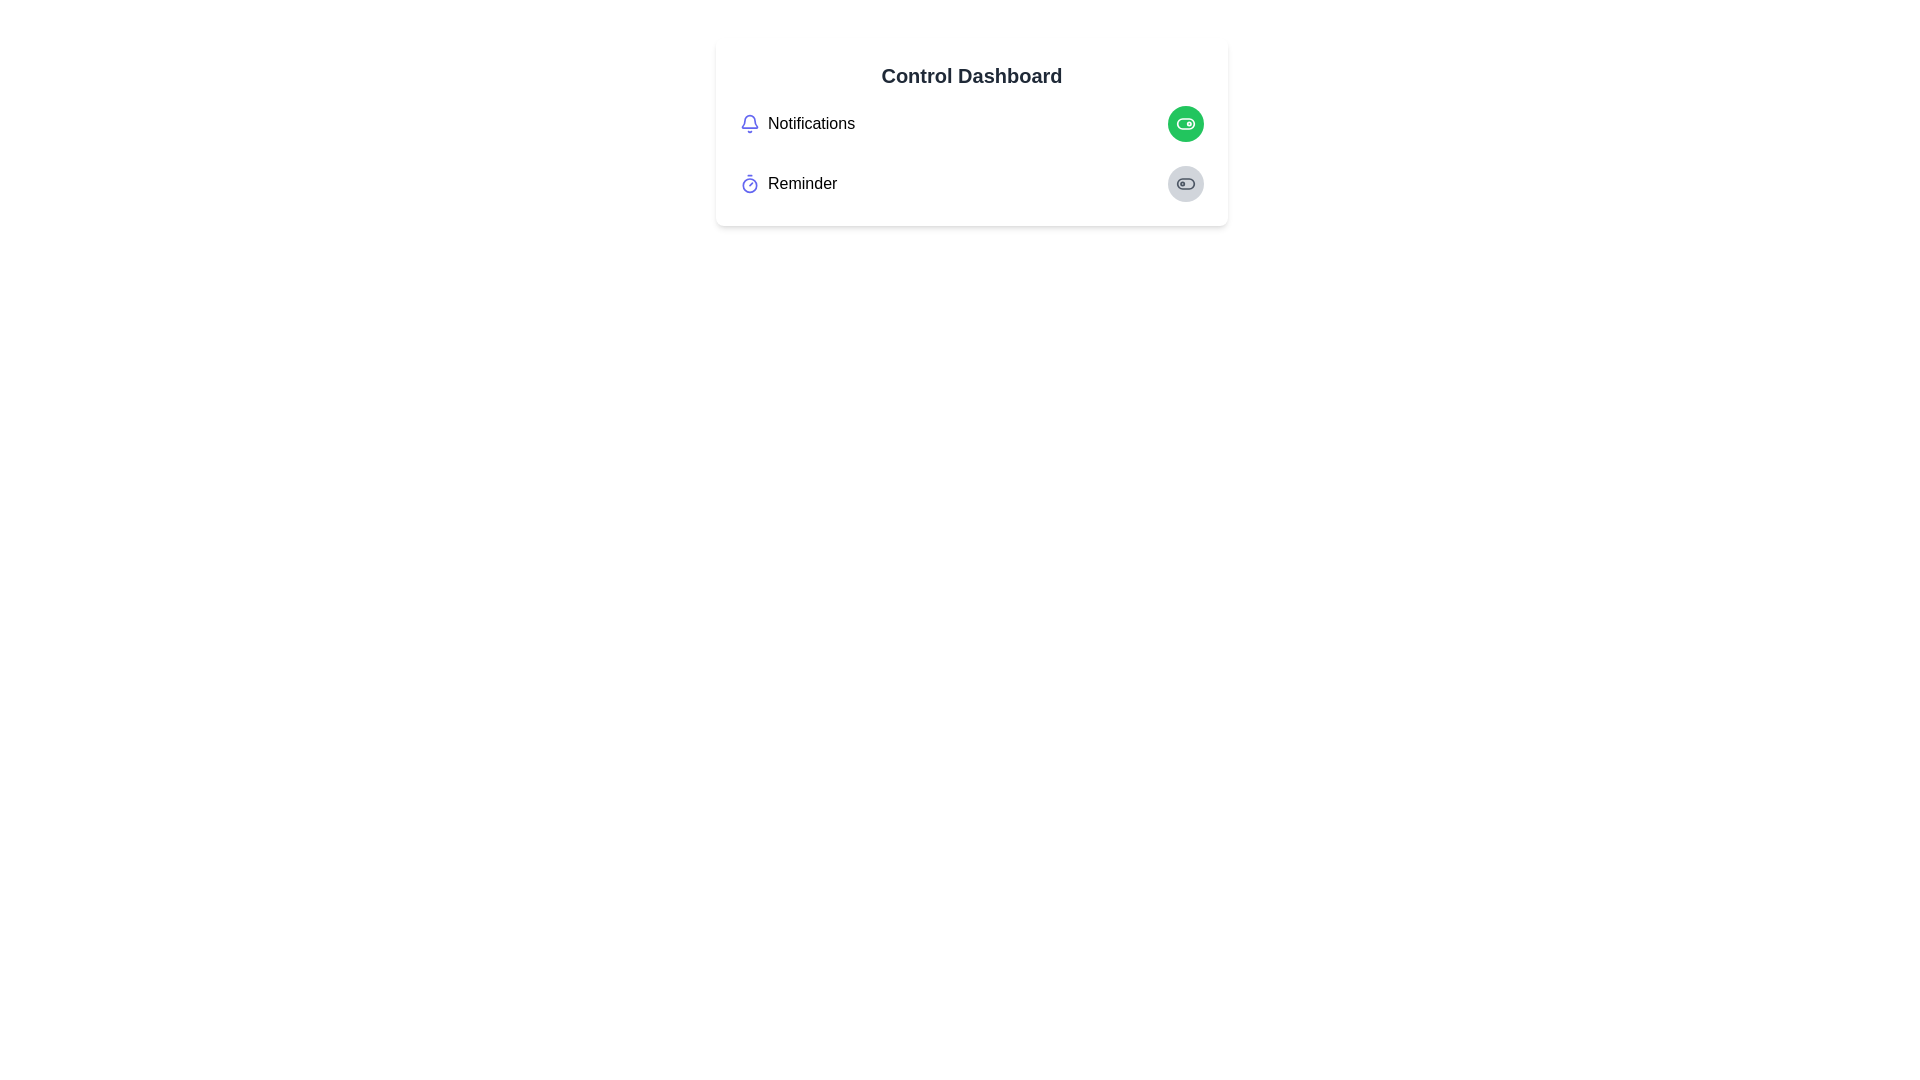 This screenshot has height=1080, width=1920. I want to click on the central circular SVG element that represents a reminder icon, located to the left of the 'Reminder' text, so click(748, 185).